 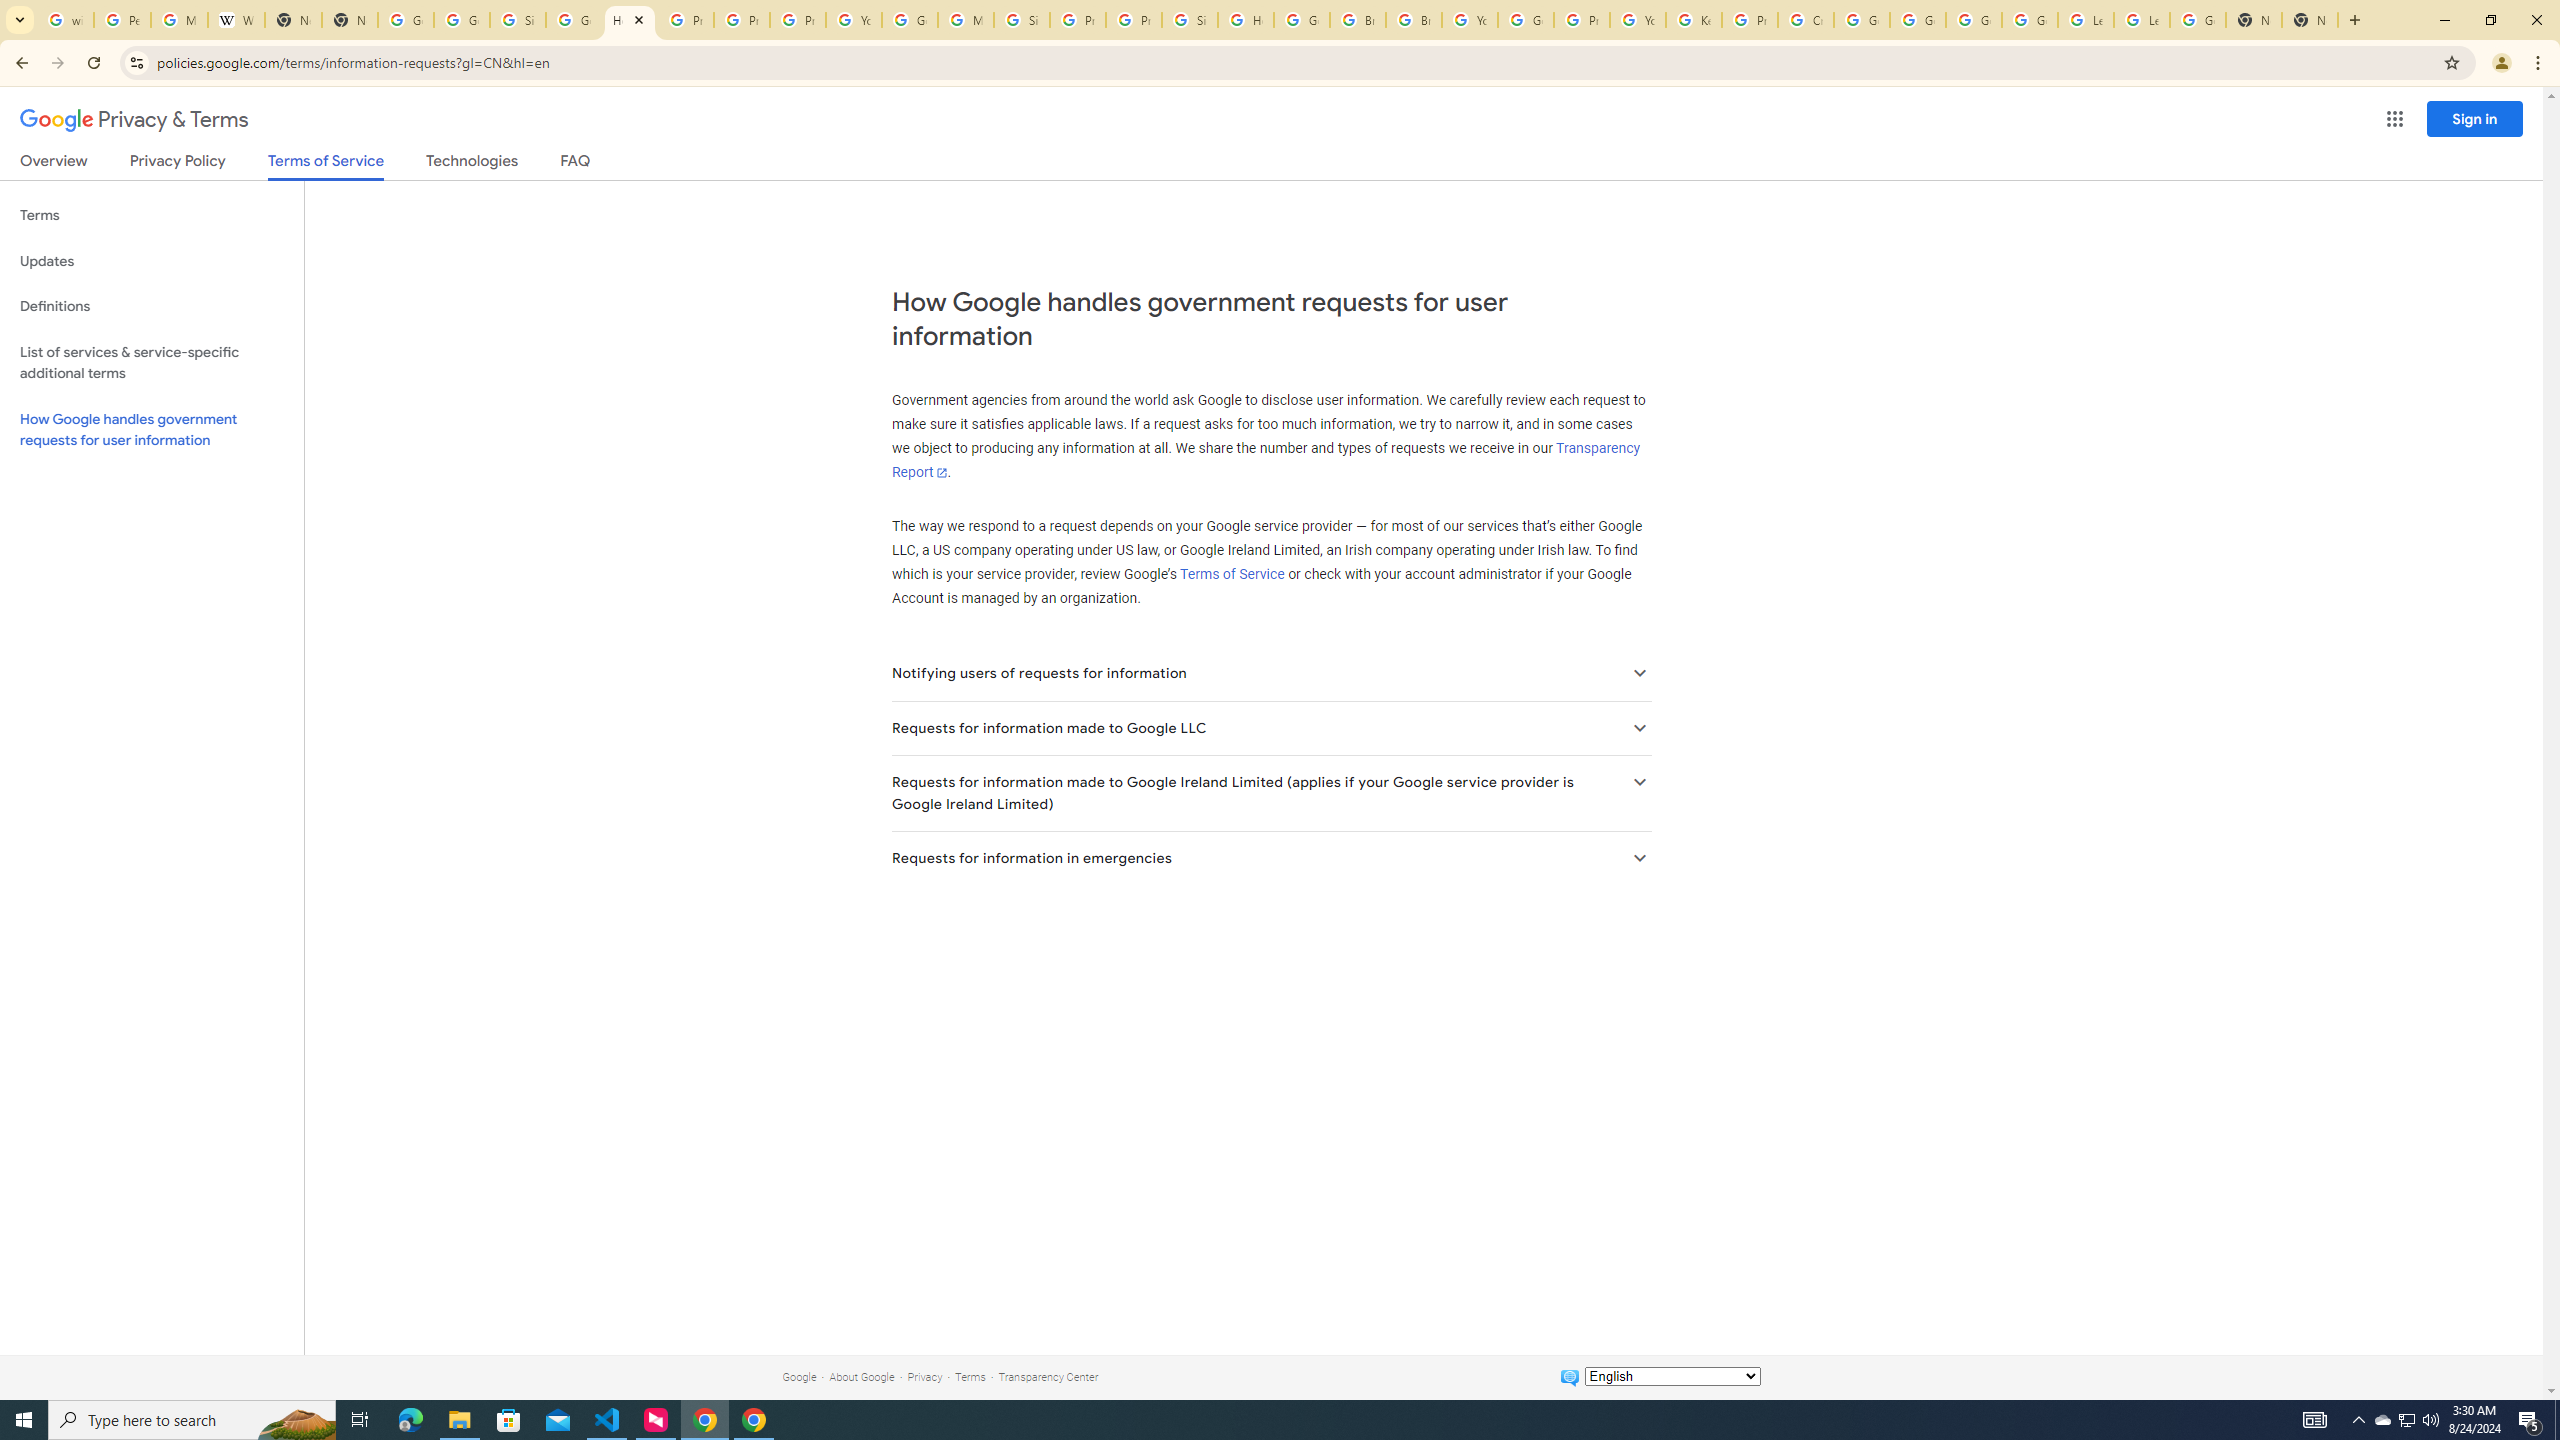 What do you see at coordinates (2310, 19) in the screenshot?
I see `'New Tab'` at bounding box center [2310, 19].